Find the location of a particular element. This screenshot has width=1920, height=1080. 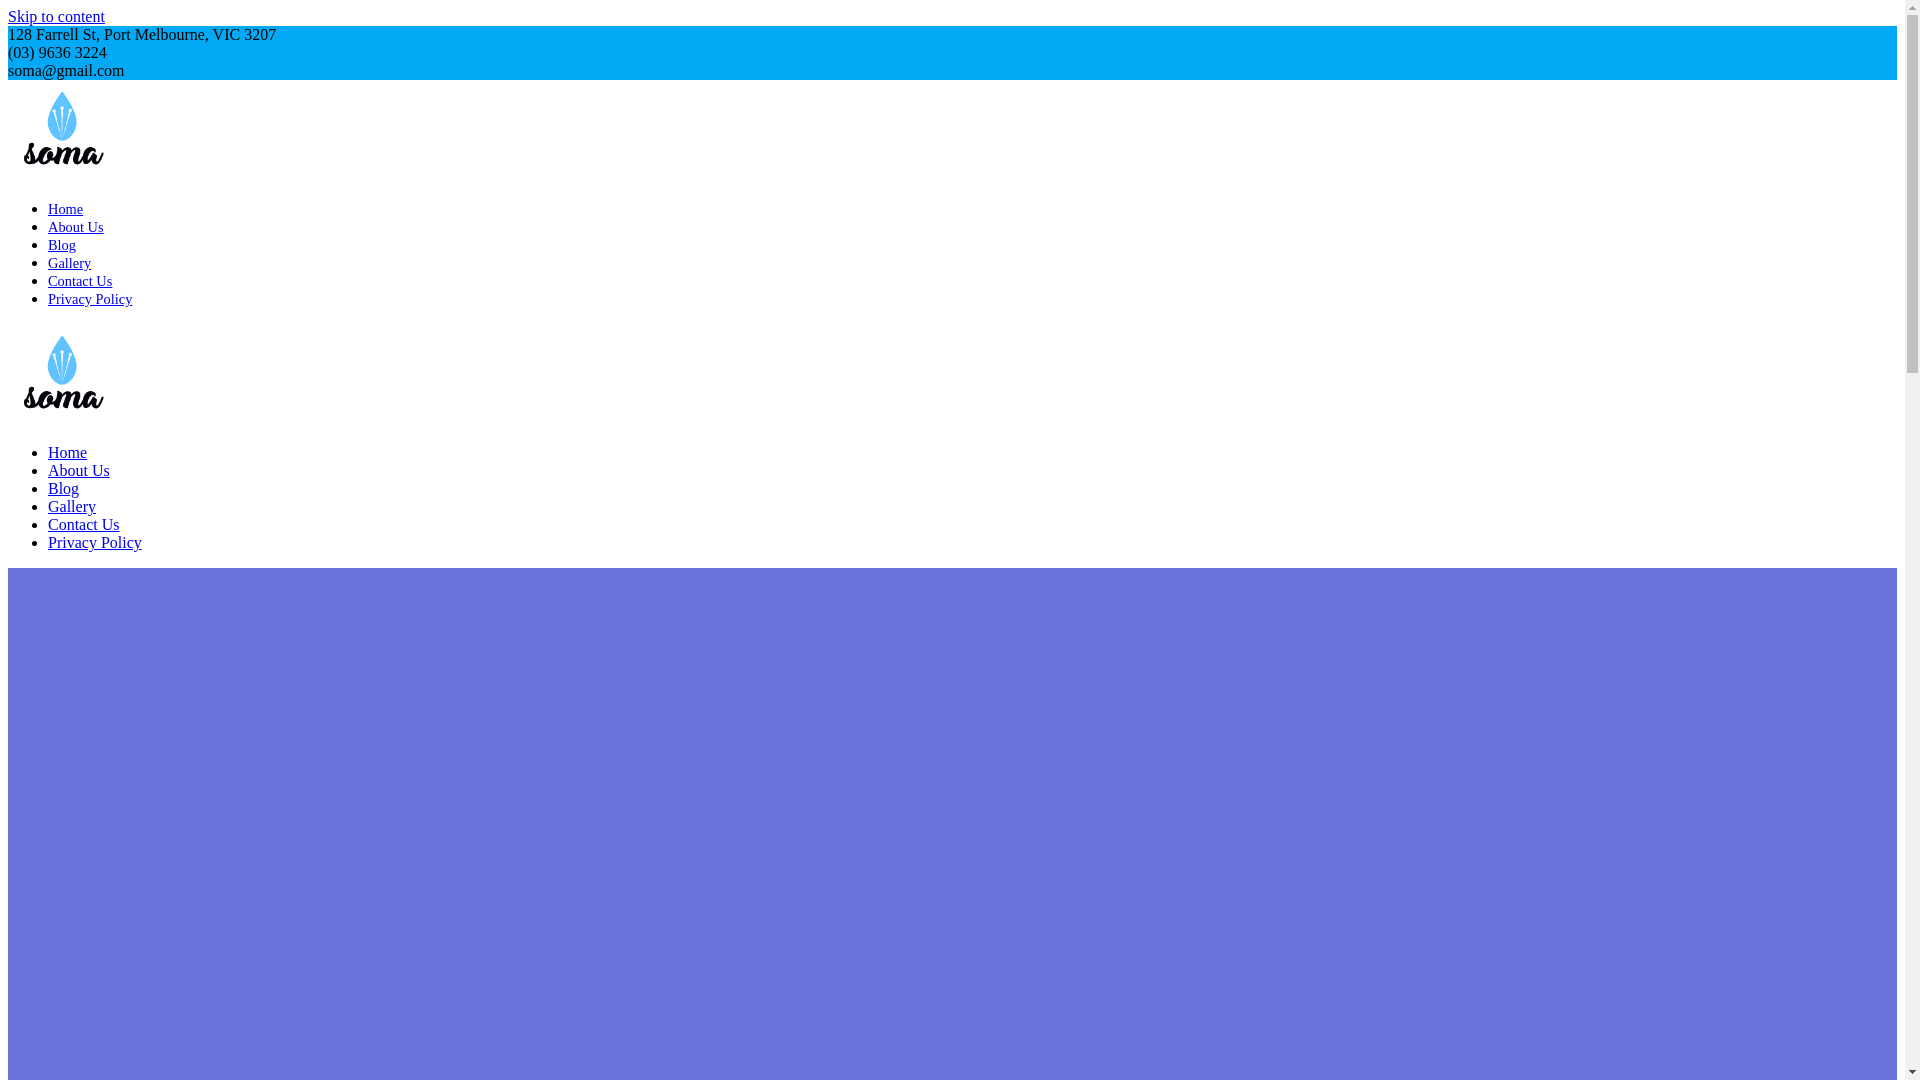

'Gallery' is located at coordinates (48, 505).